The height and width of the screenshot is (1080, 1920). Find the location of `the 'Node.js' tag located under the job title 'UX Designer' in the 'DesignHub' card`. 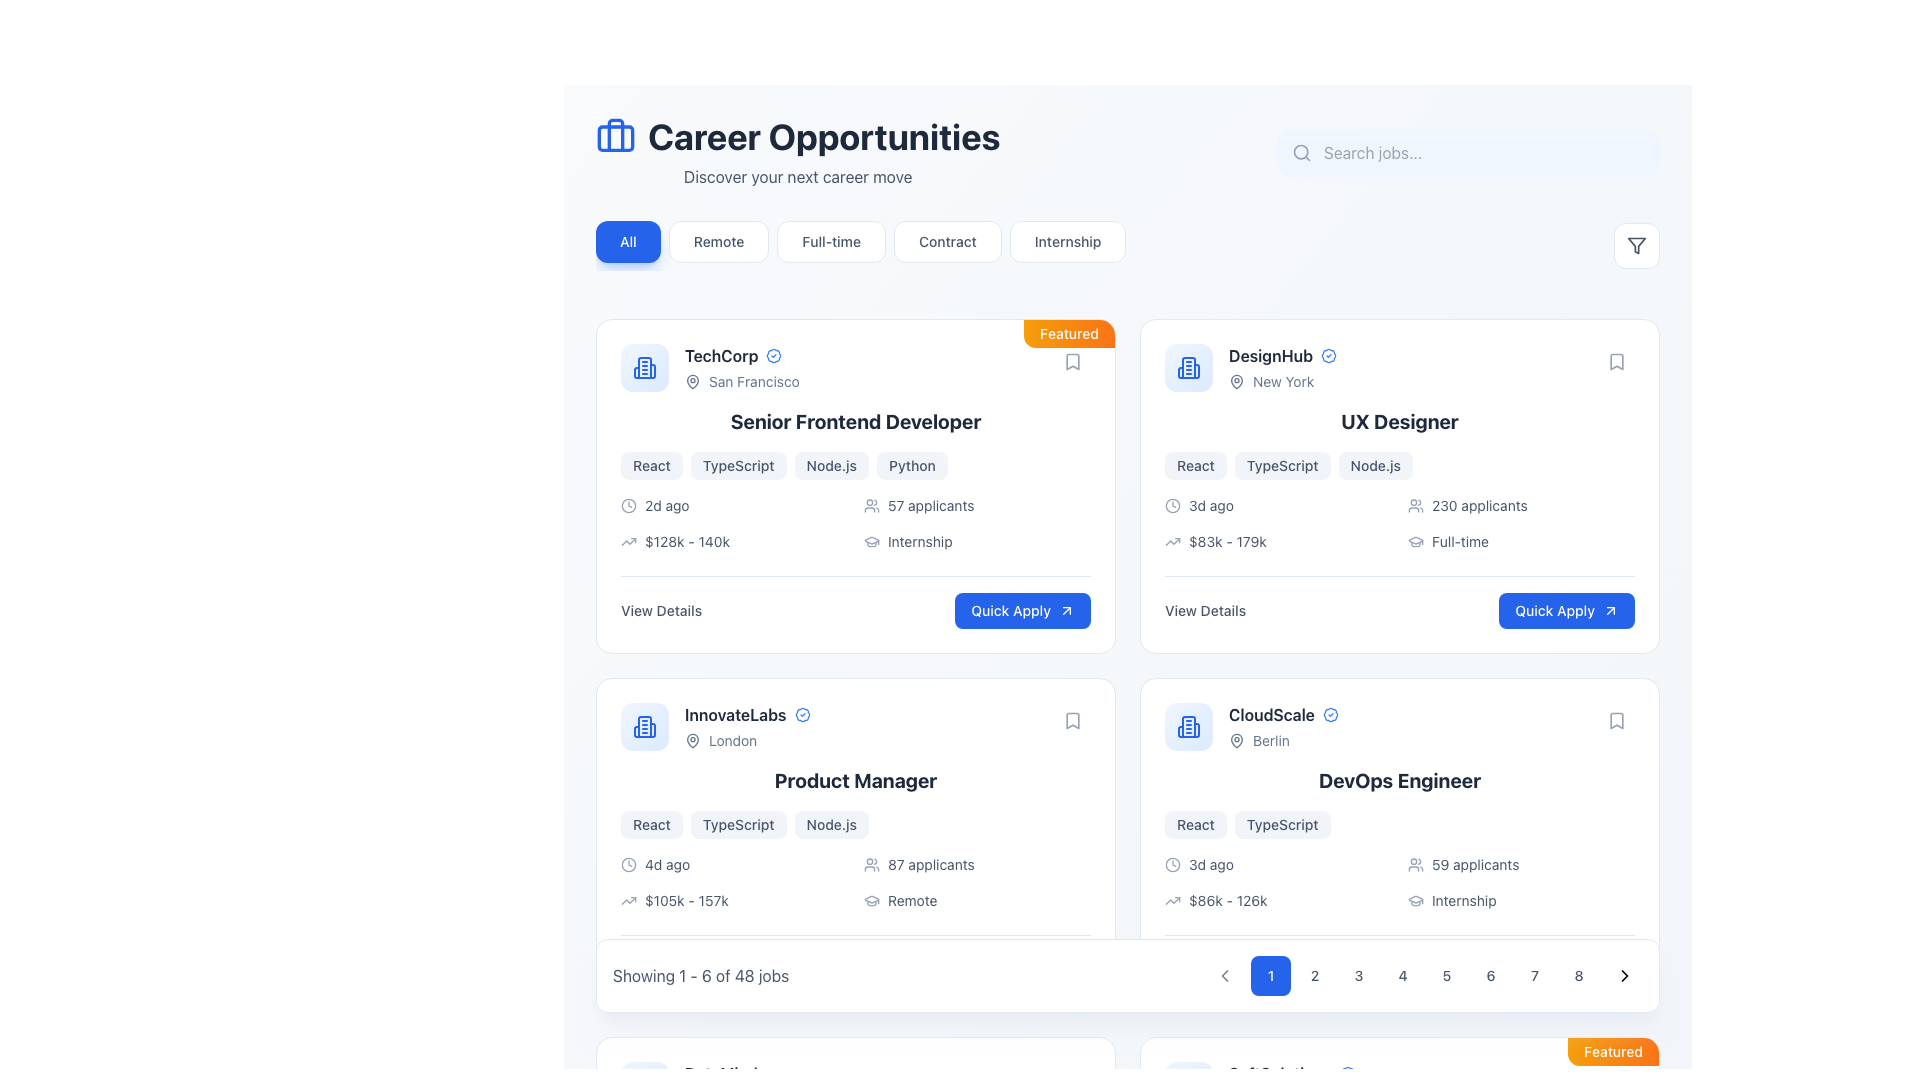

the 'Node.js' tag located under the job title 'UX Designer' in the 'DesignHub' card is located at coordinates (1374, 466).